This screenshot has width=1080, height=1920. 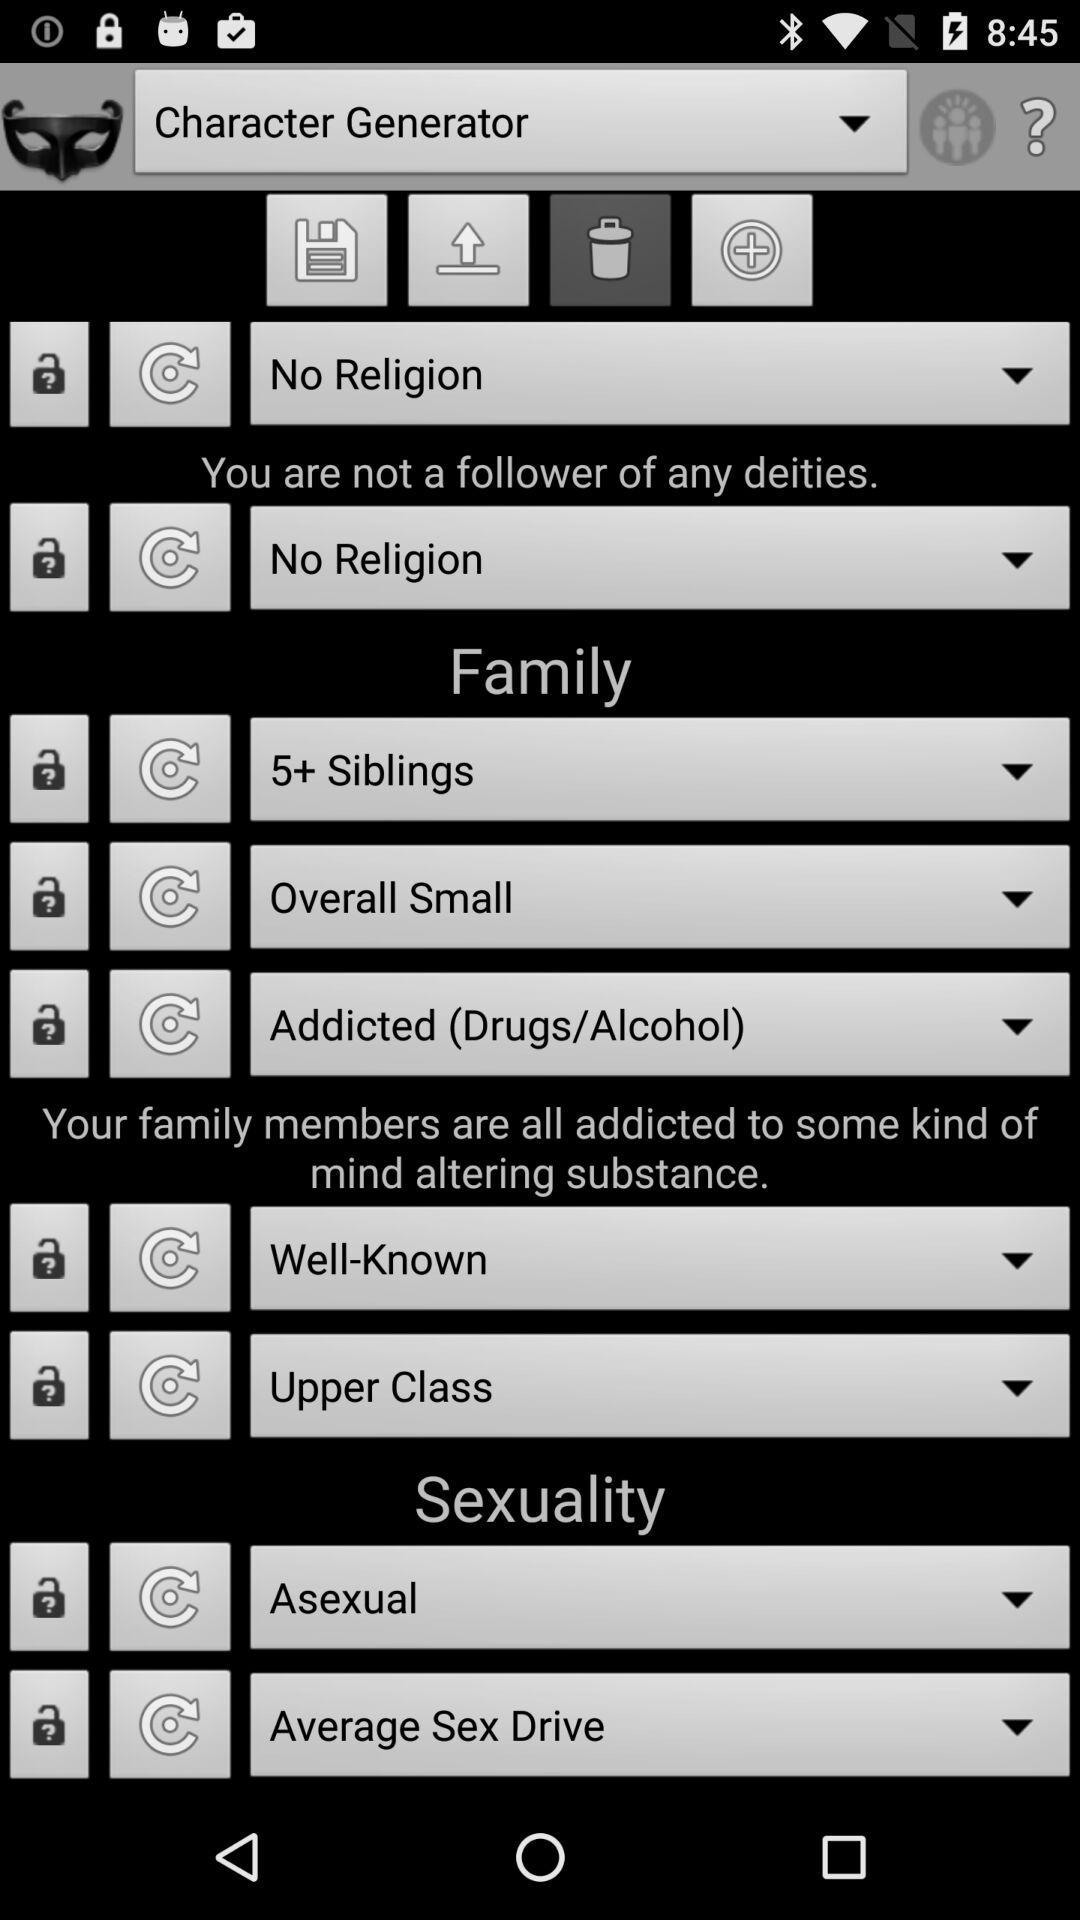 What do you see at coordinates (48, 1602) in the screenshot?
I see `lock` at bounding box center [48, 1602].